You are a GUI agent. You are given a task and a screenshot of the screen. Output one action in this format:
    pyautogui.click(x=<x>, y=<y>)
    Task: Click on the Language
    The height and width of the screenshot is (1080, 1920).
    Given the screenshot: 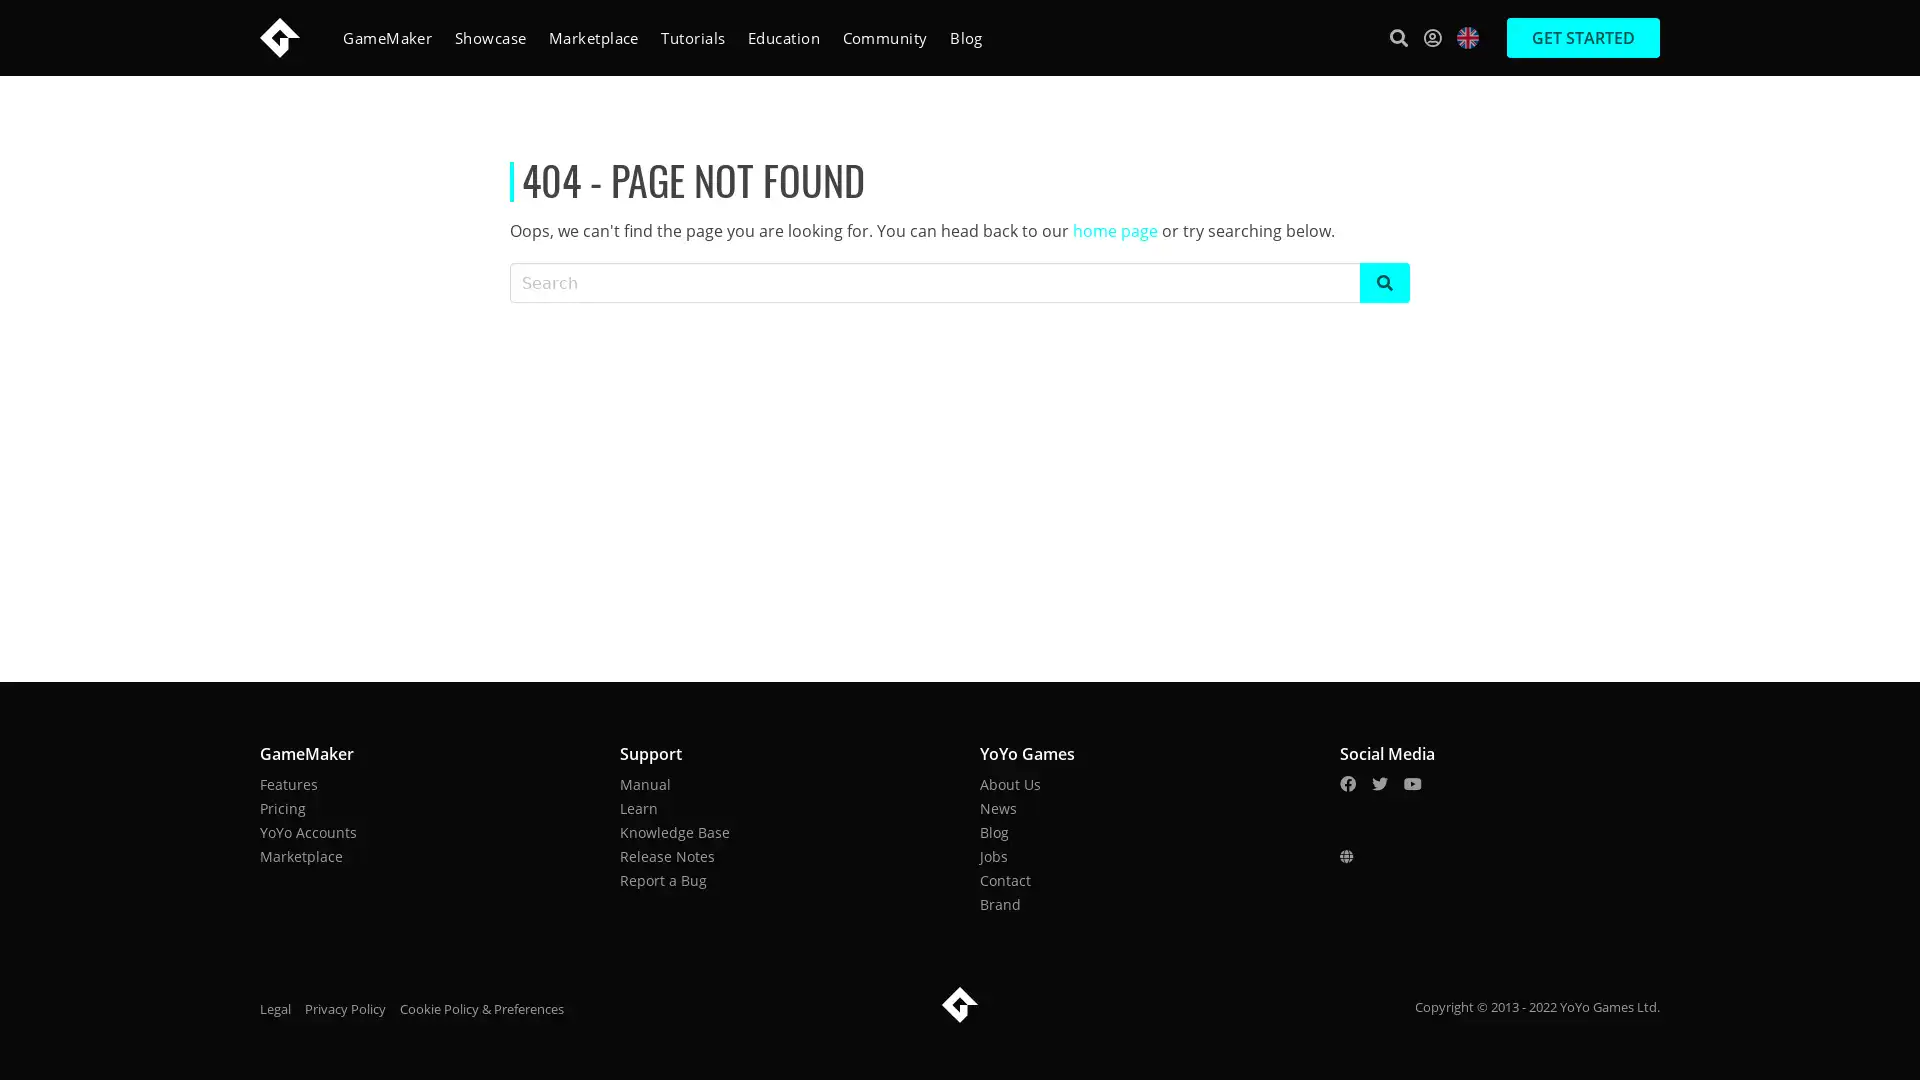 What is the action you would take?
    pyautogui.click(x=1468, y=38)
    